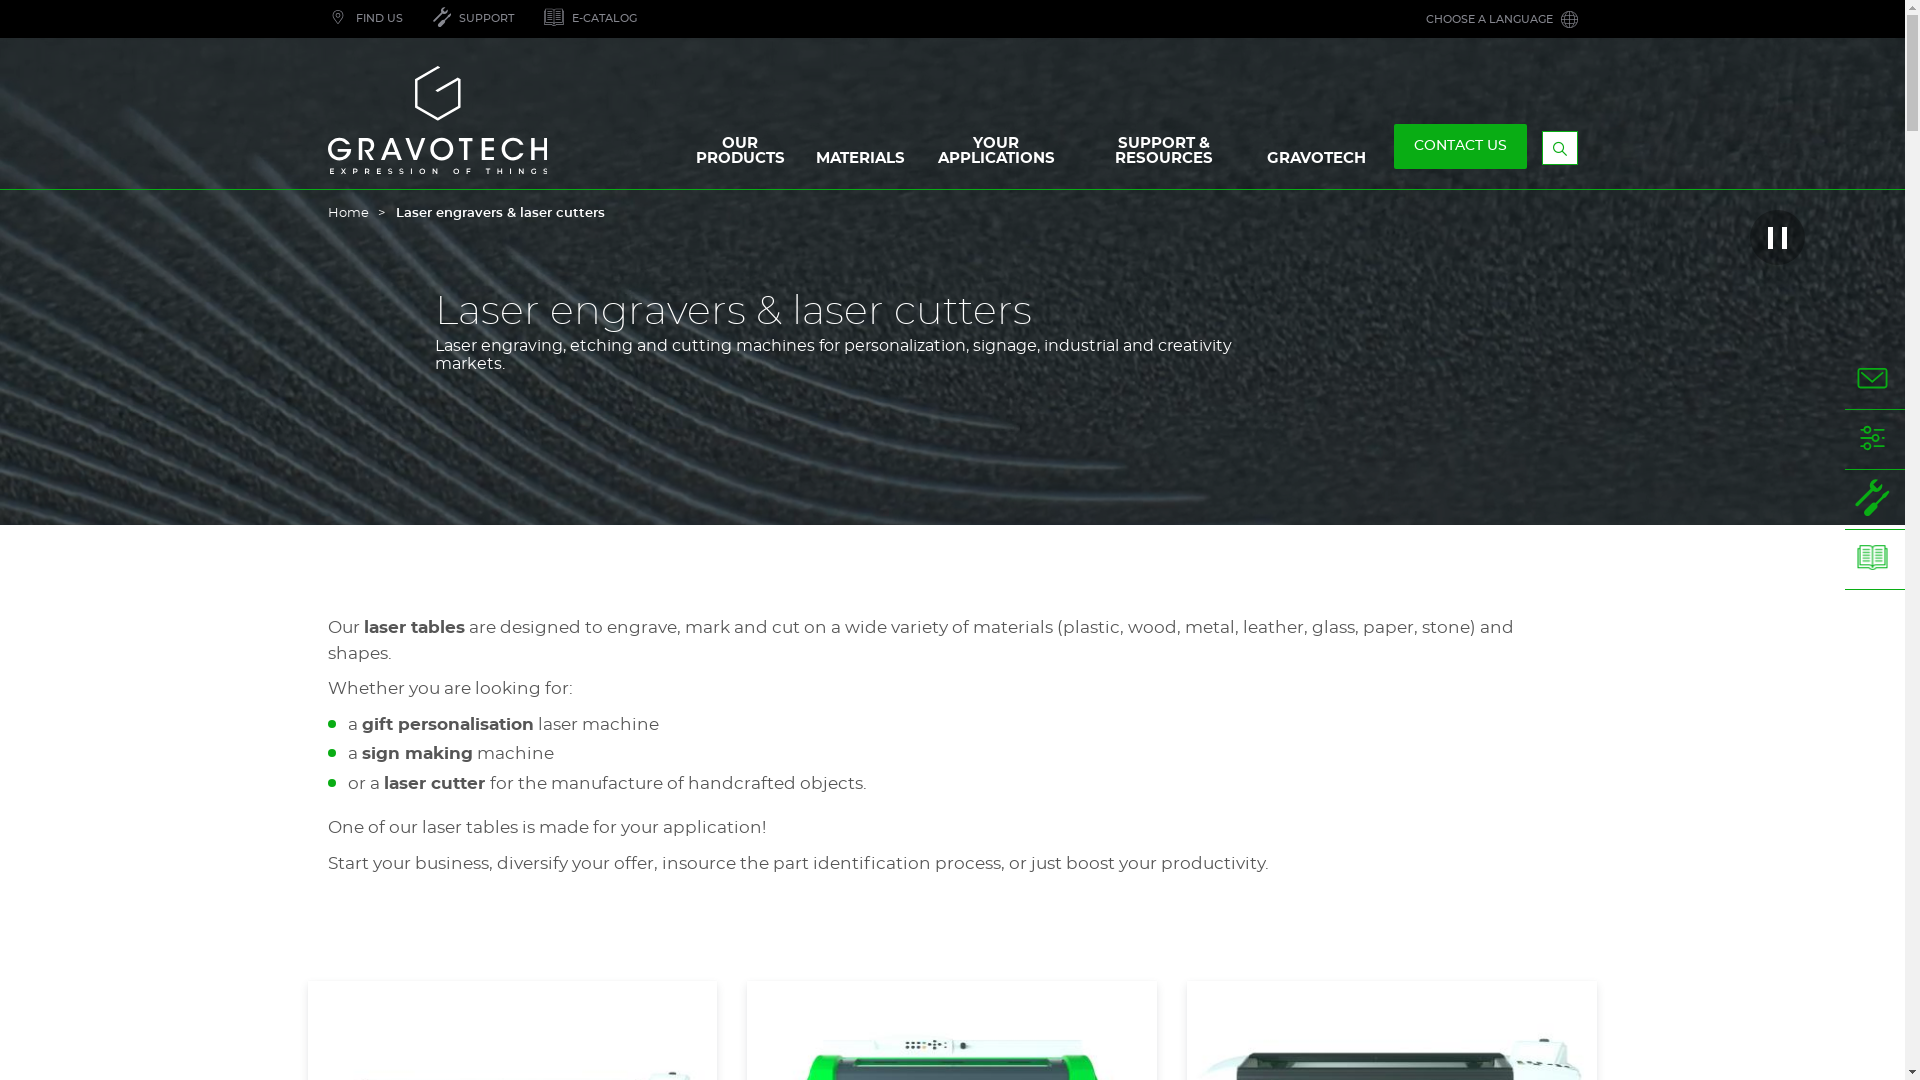 The image size is (1920, 1080). What do you see at coordinates (1460, 145) in the screenshot?
I see `'CONTACT US'` at bounding box center [1460, 145].